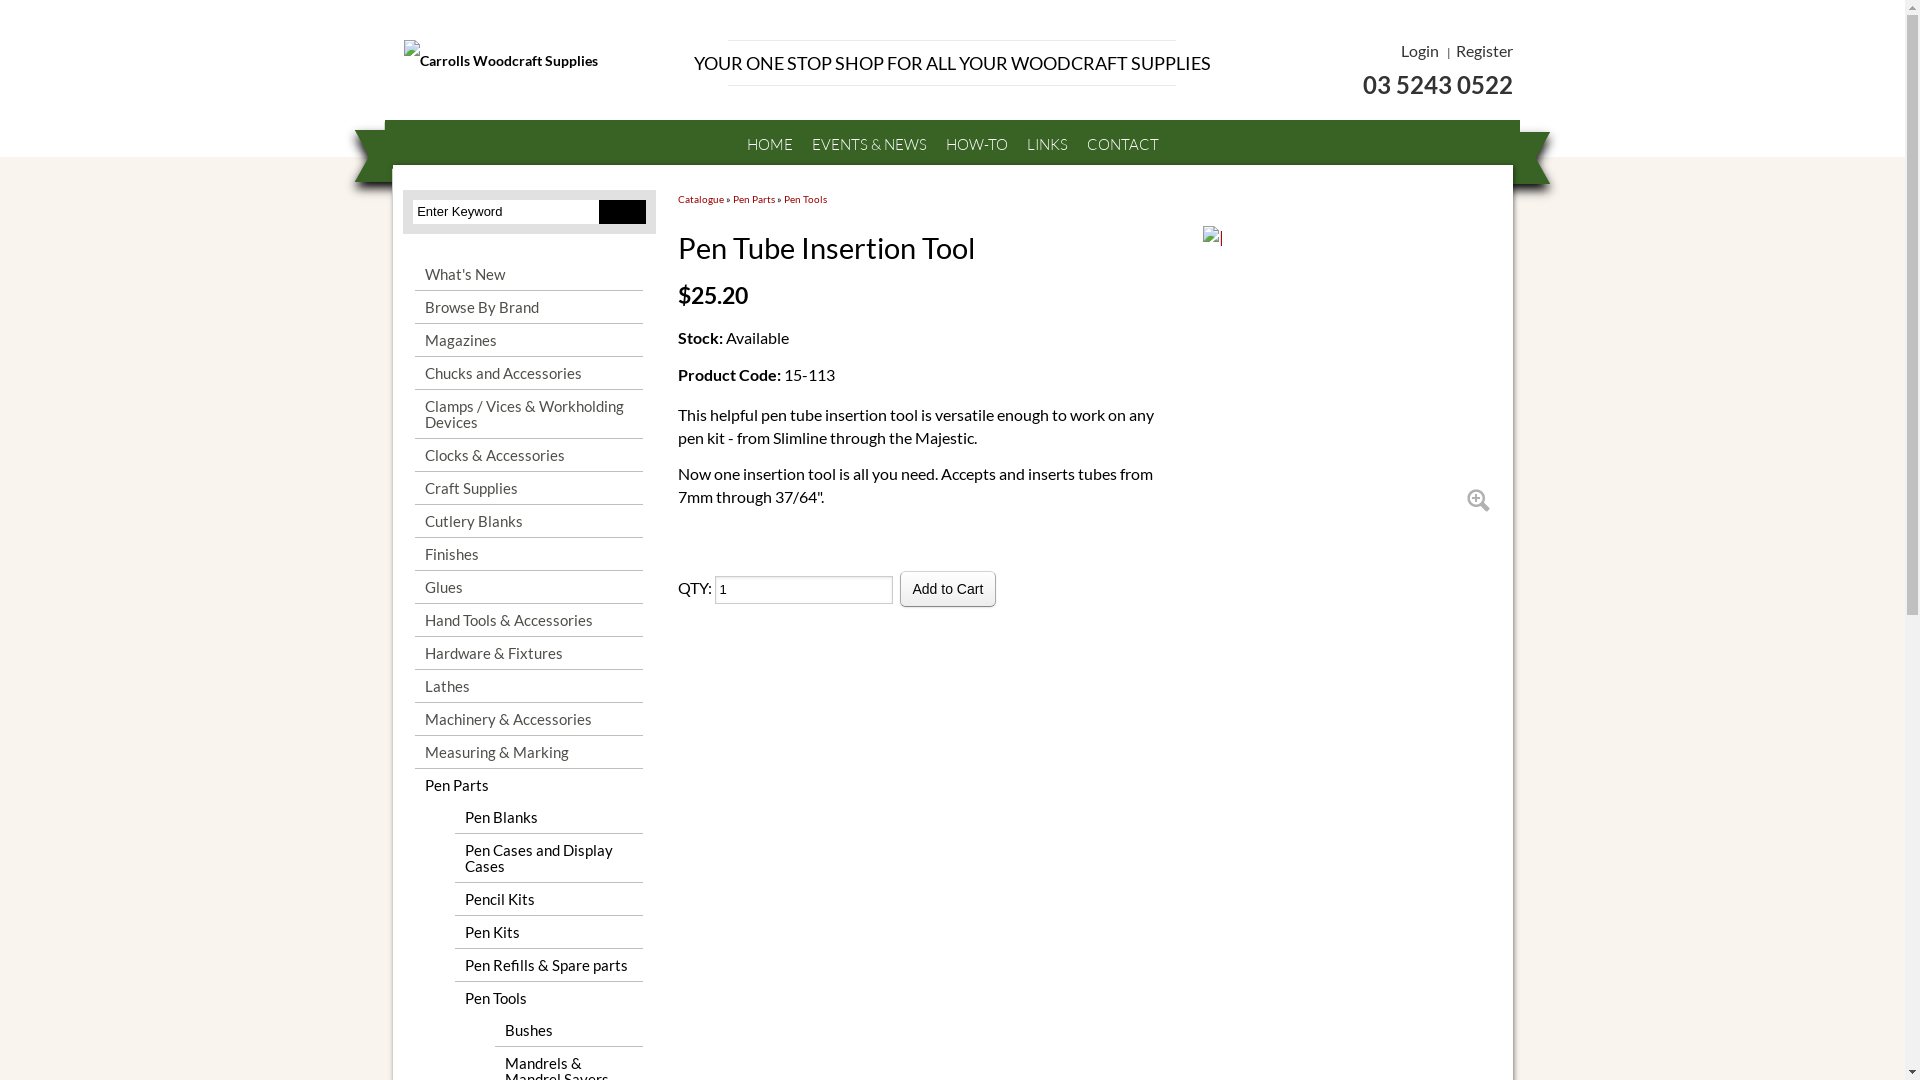 The image size is (1920, 1080). What do you see at coordinates (494, 1029) in the screenshot?
I see `'Bushes'` at bounding box center [494, 1029].